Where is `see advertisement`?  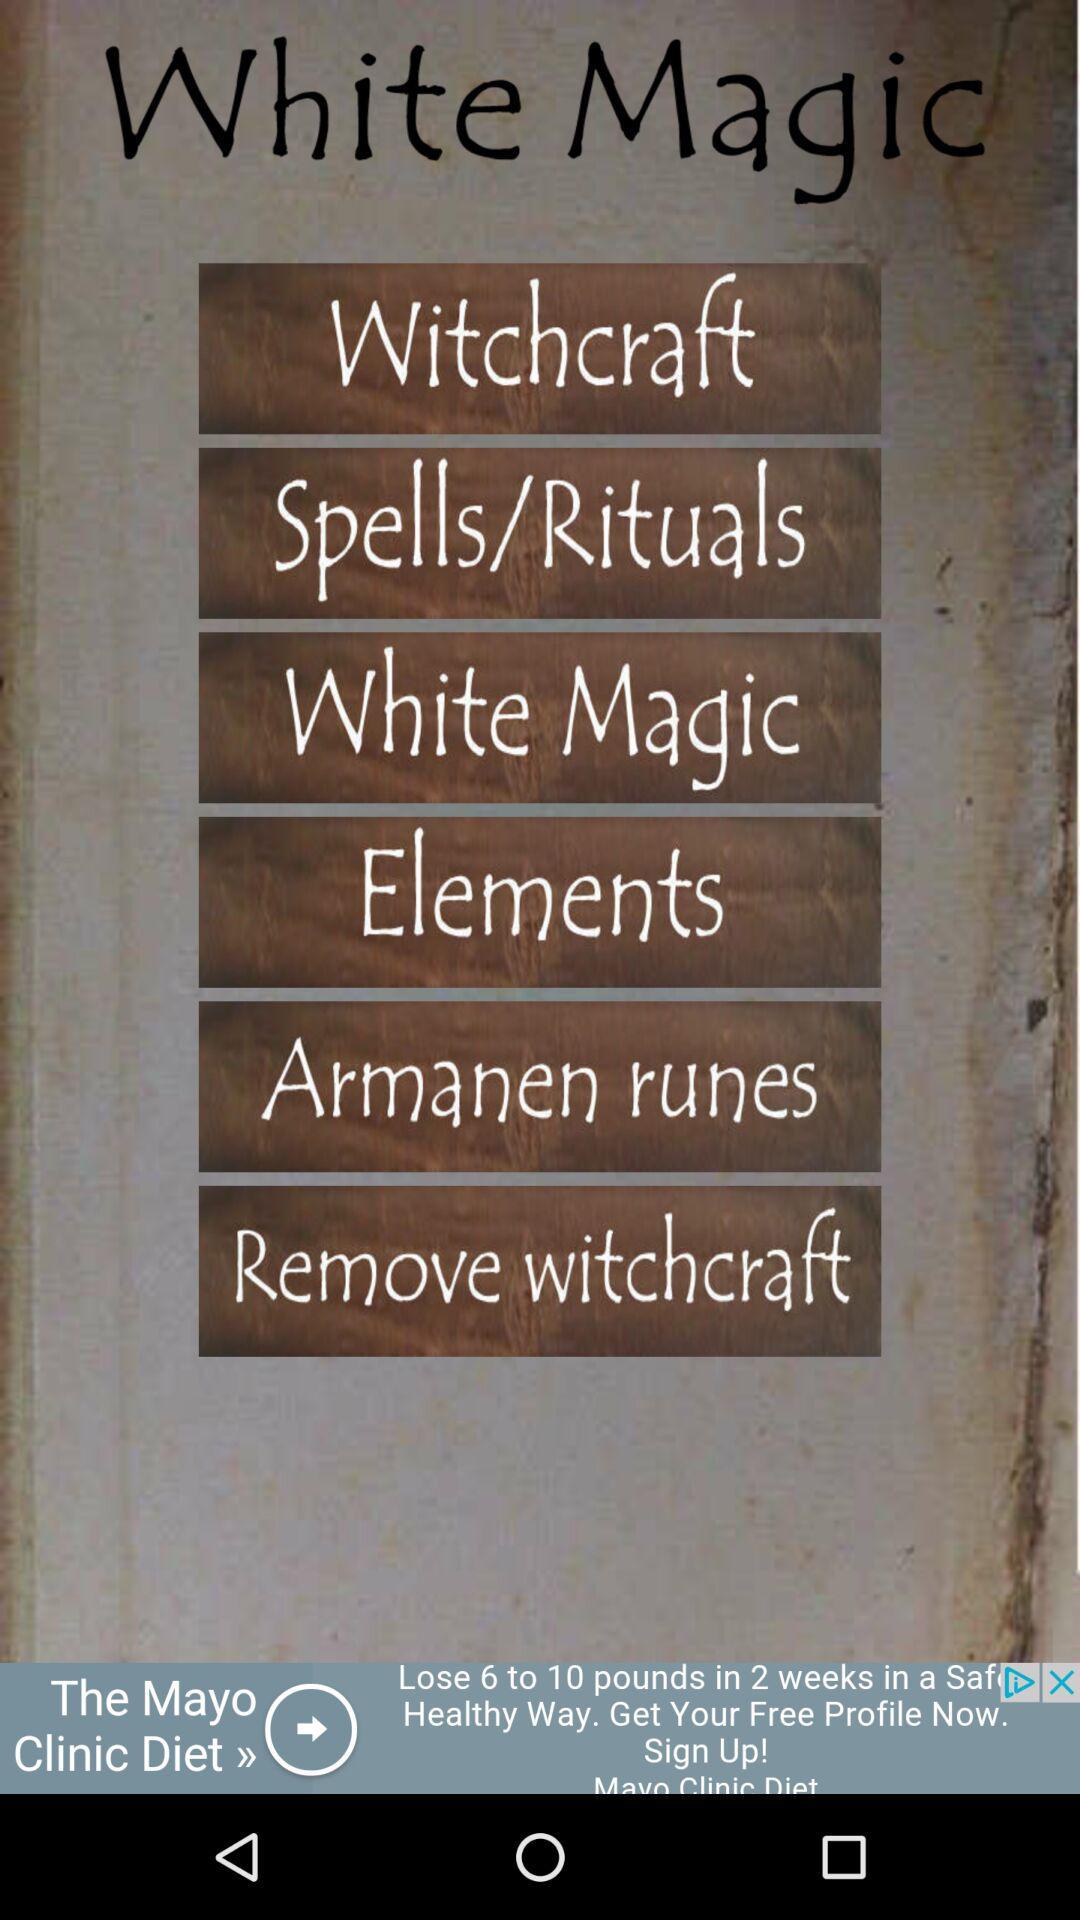 see advertisement is located at coordinates (540, 1727).